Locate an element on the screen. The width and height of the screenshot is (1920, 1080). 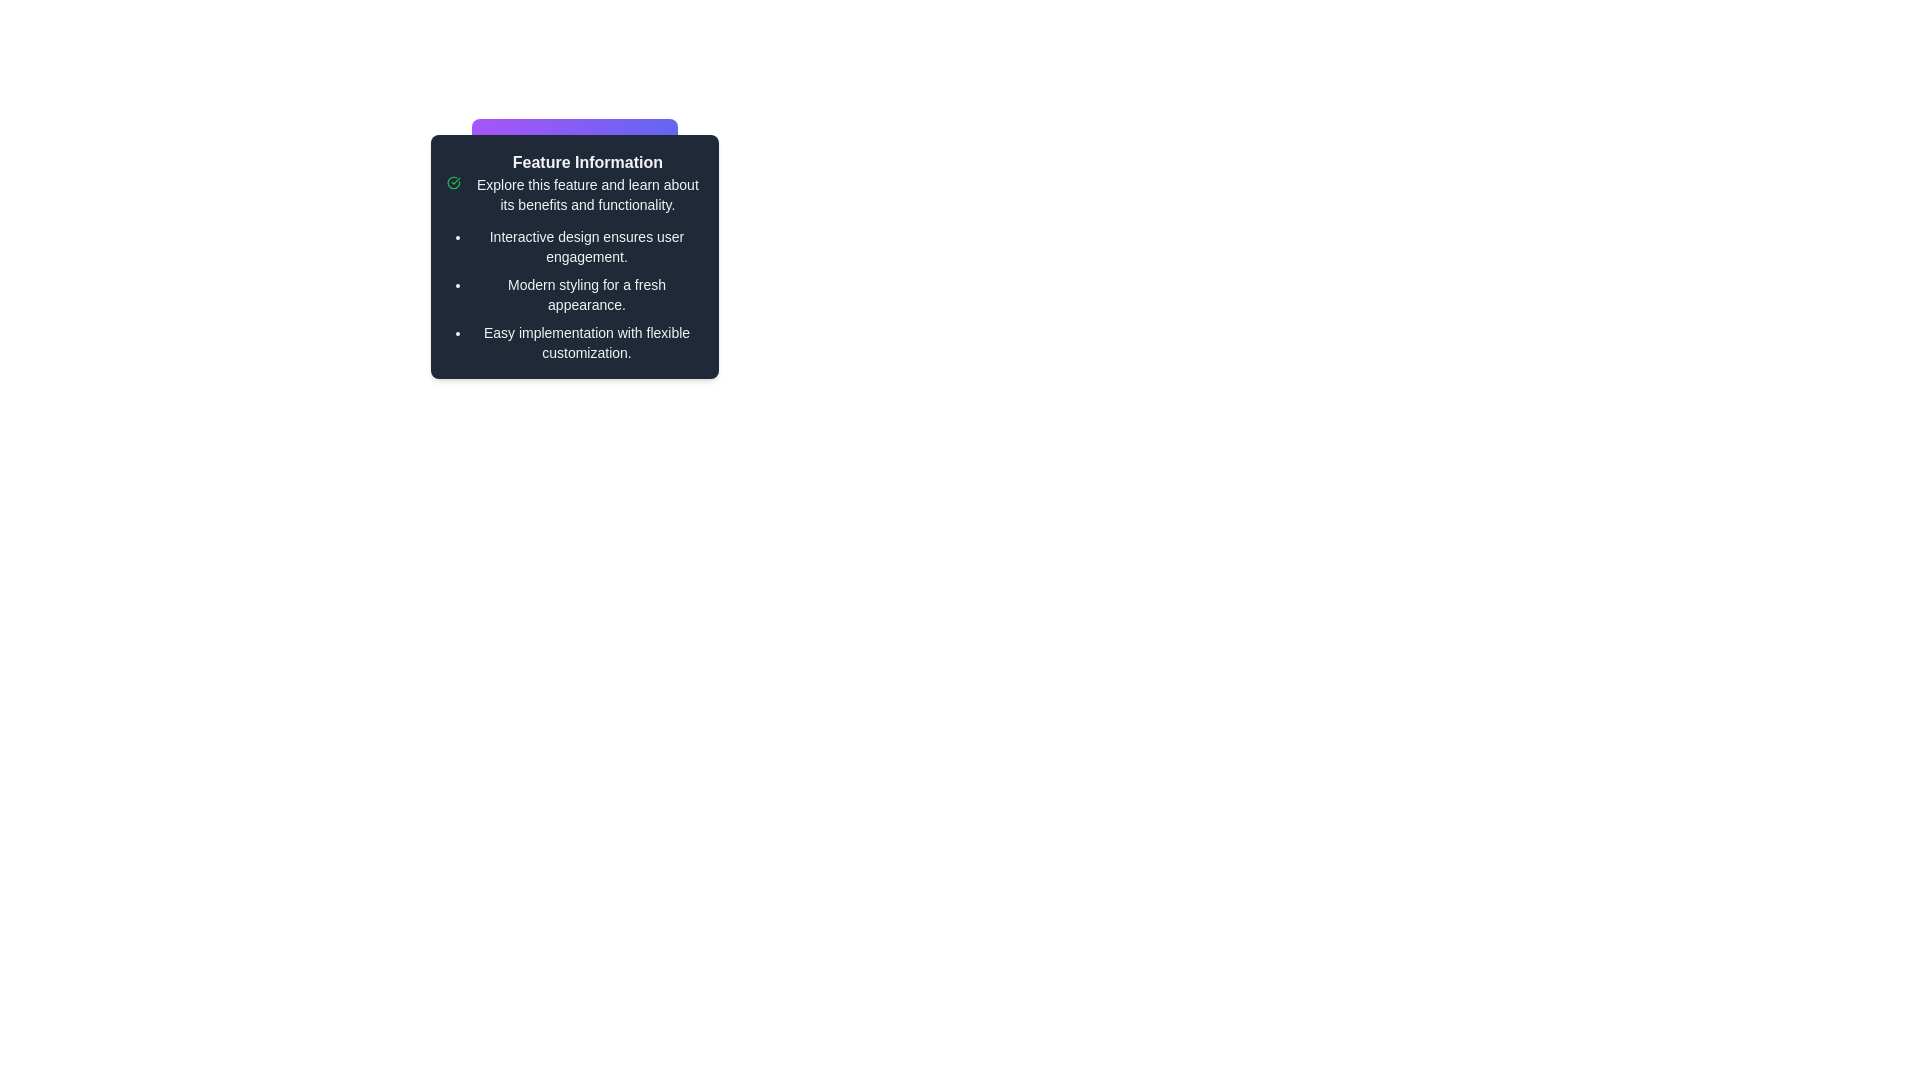
the static text that reads 'Modern styling for a fresh appearance.' which is the second item in a bulleted list under 'Feature Information.' is located at coordinates (585, 294).